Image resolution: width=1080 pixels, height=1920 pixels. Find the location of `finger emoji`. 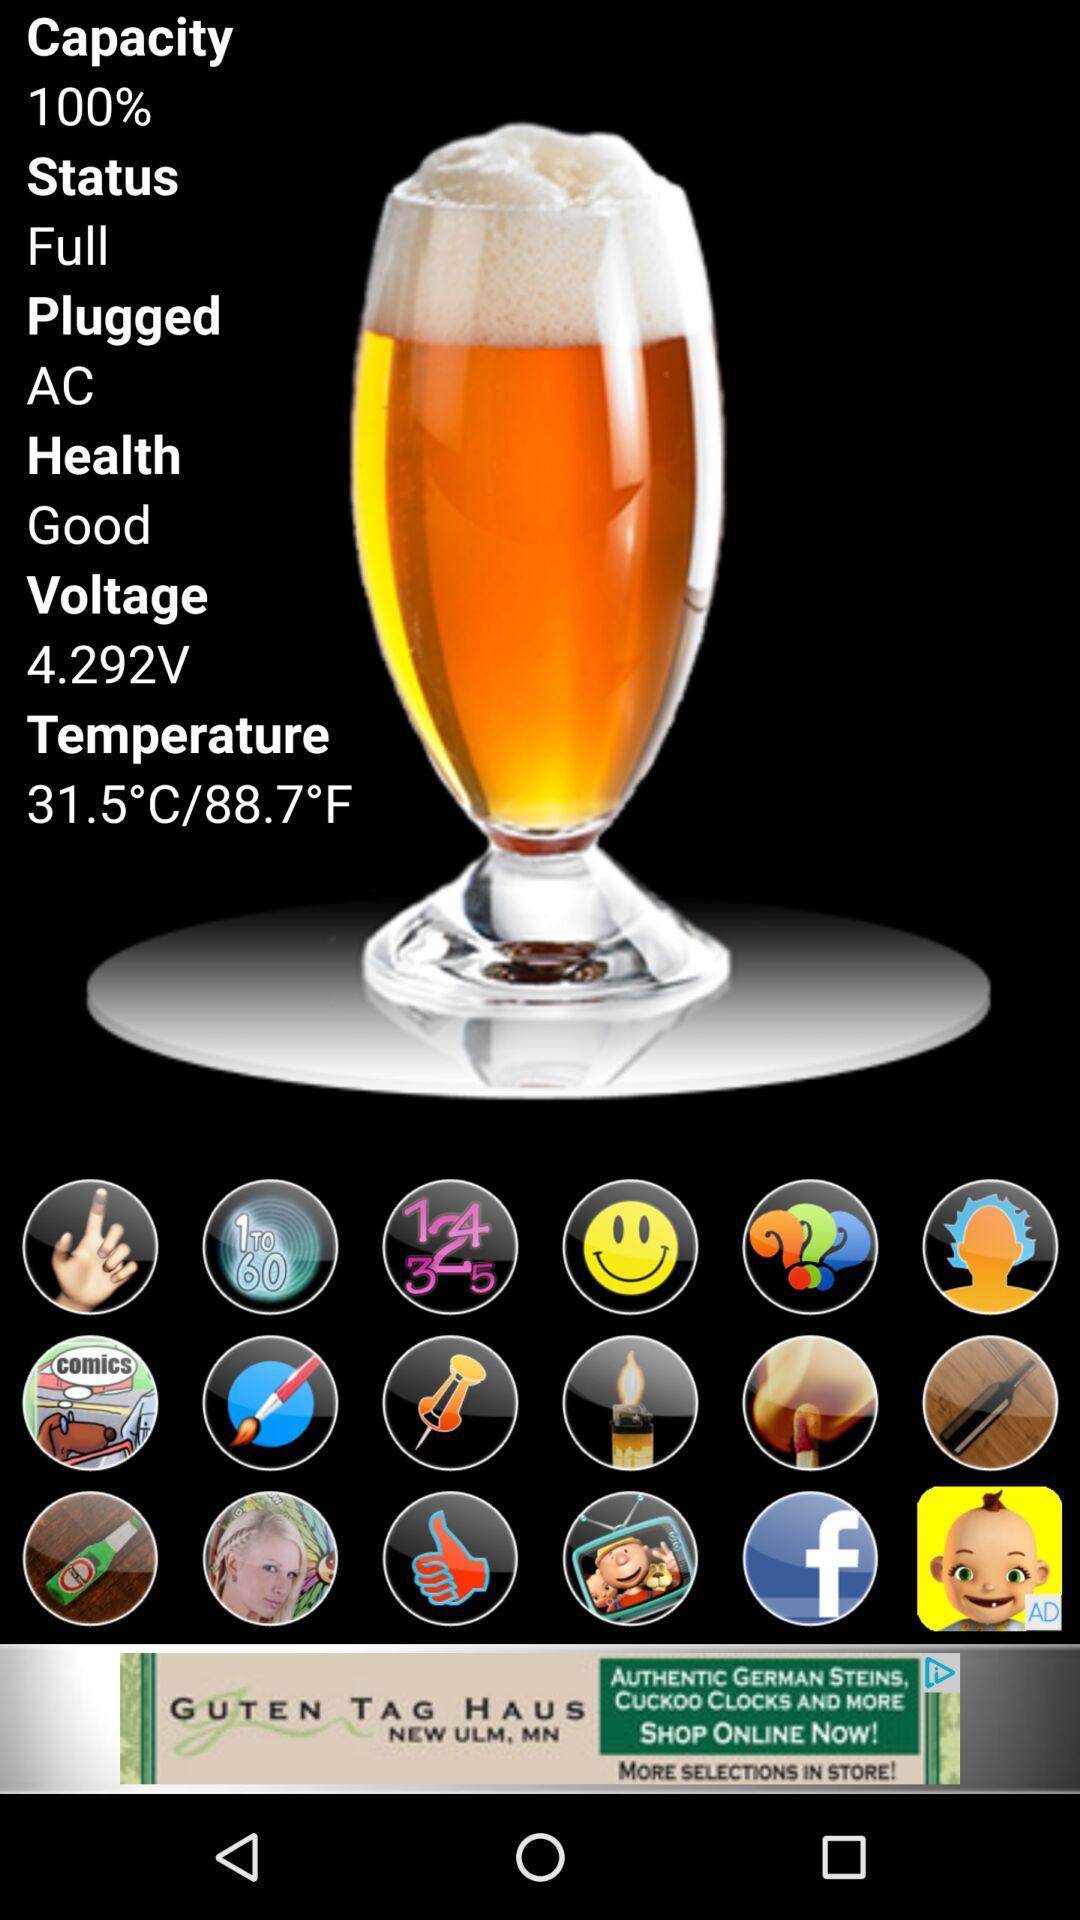

finger emoji is located at coordinates (88, 1246).